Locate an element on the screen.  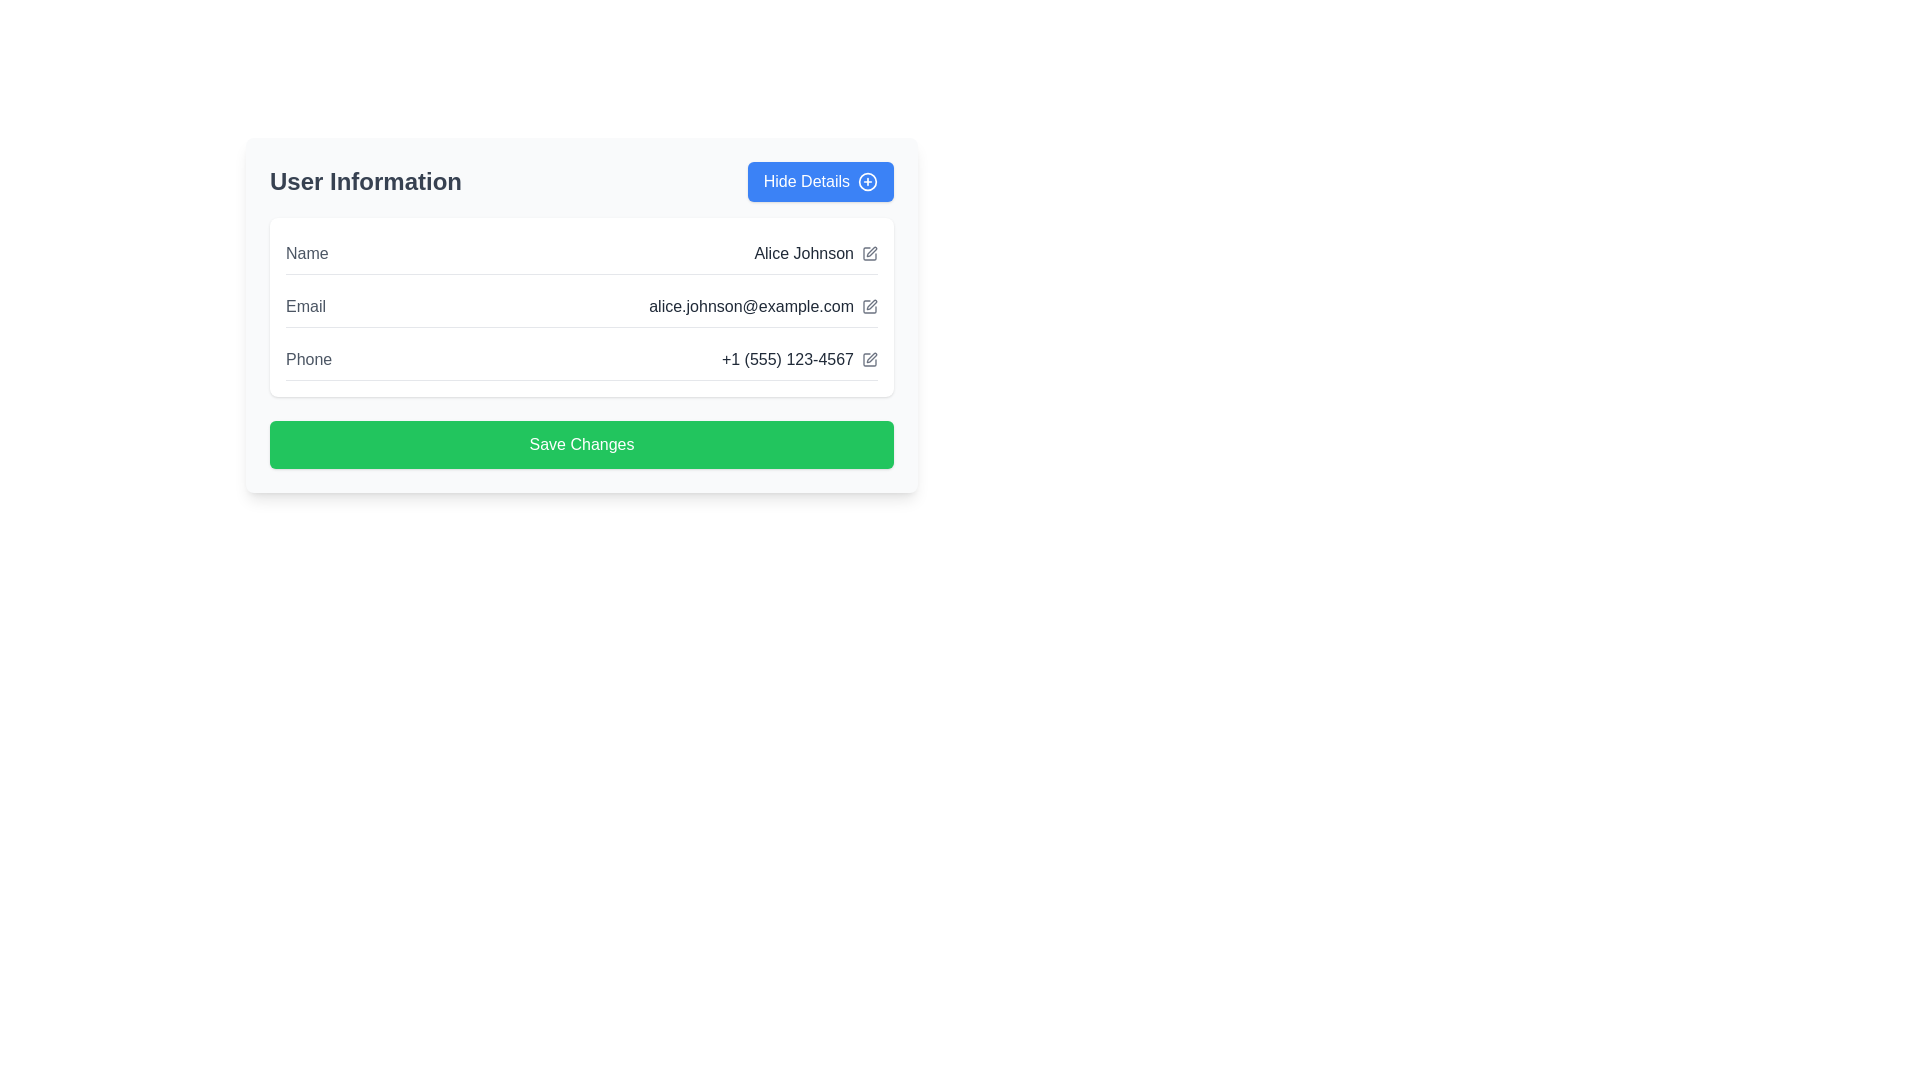
the graphical icon located in the top-right portion of the application layout, near the 'Phone' text field, to access the associated feature is located at coordinates (869, 358).